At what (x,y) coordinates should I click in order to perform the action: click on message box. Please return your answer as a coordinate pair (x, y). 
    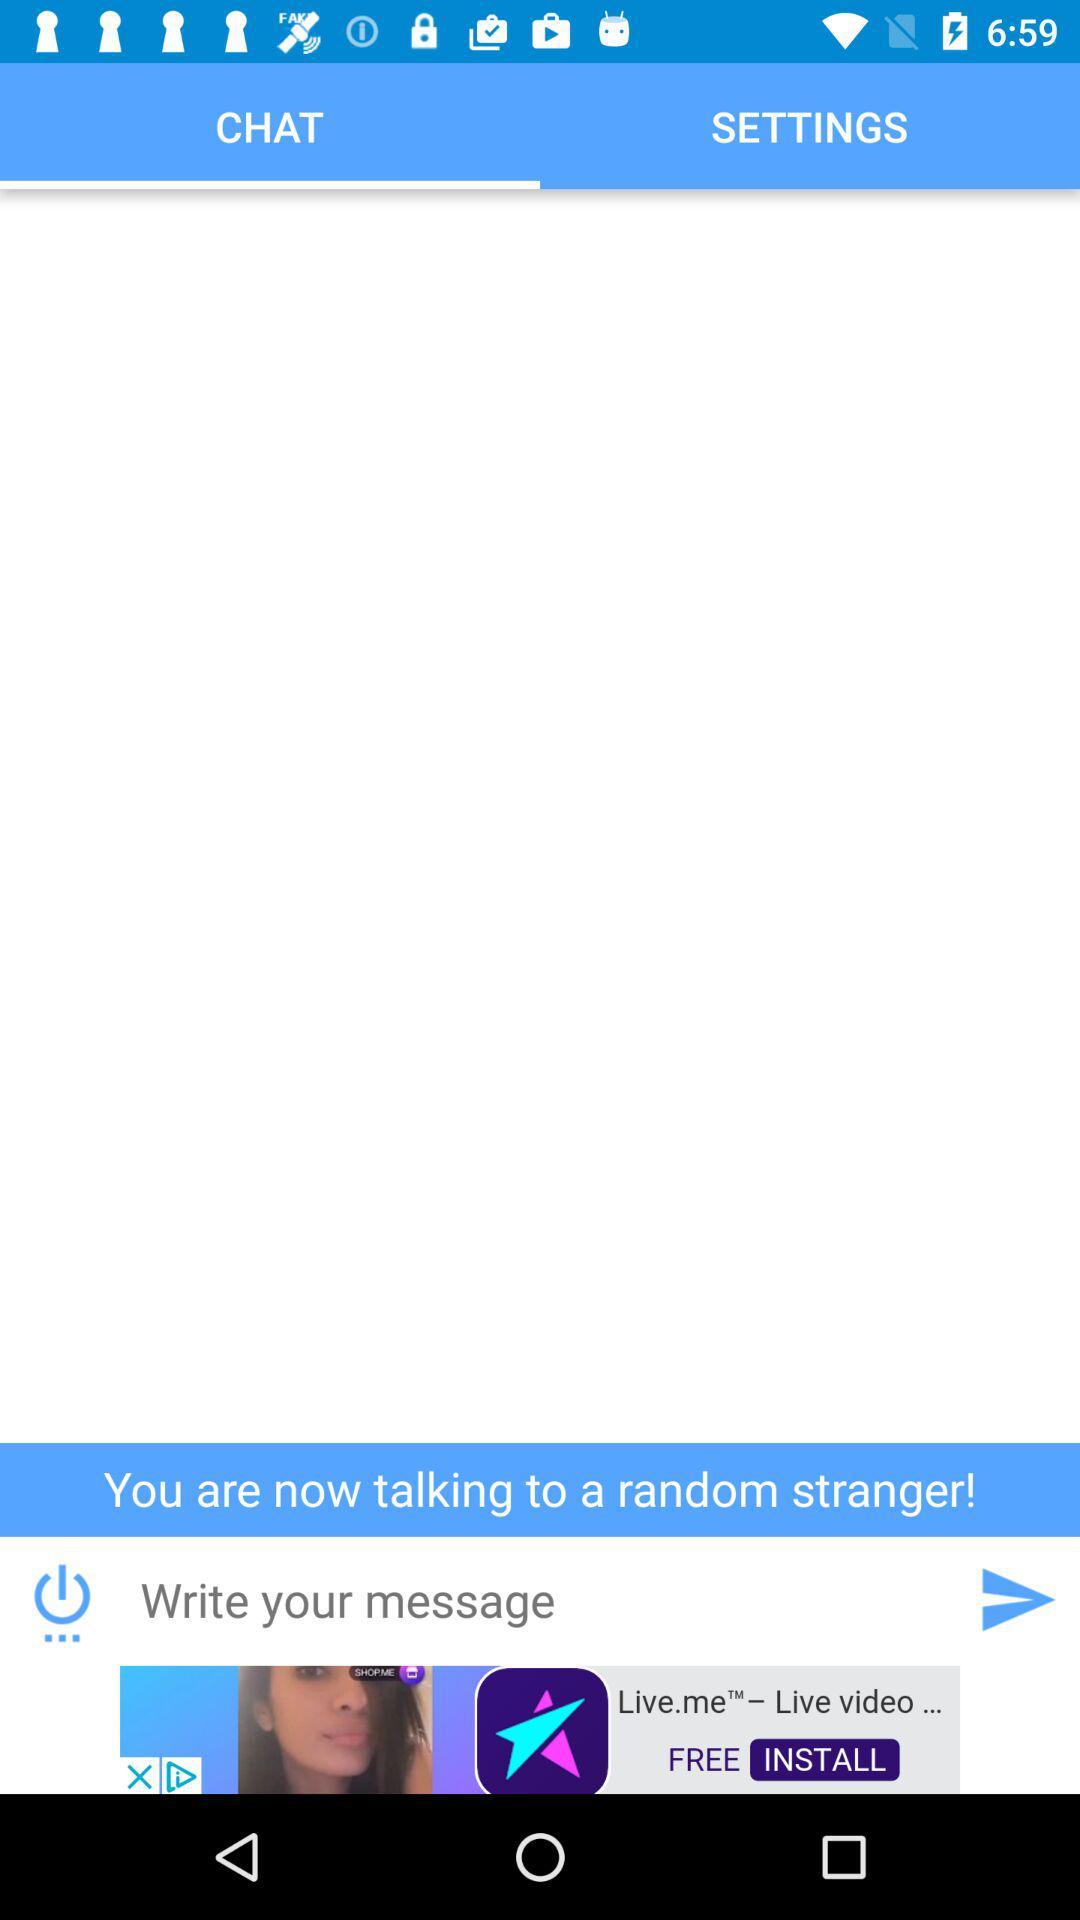
    Looking at the image, I should click on (538, 1598).